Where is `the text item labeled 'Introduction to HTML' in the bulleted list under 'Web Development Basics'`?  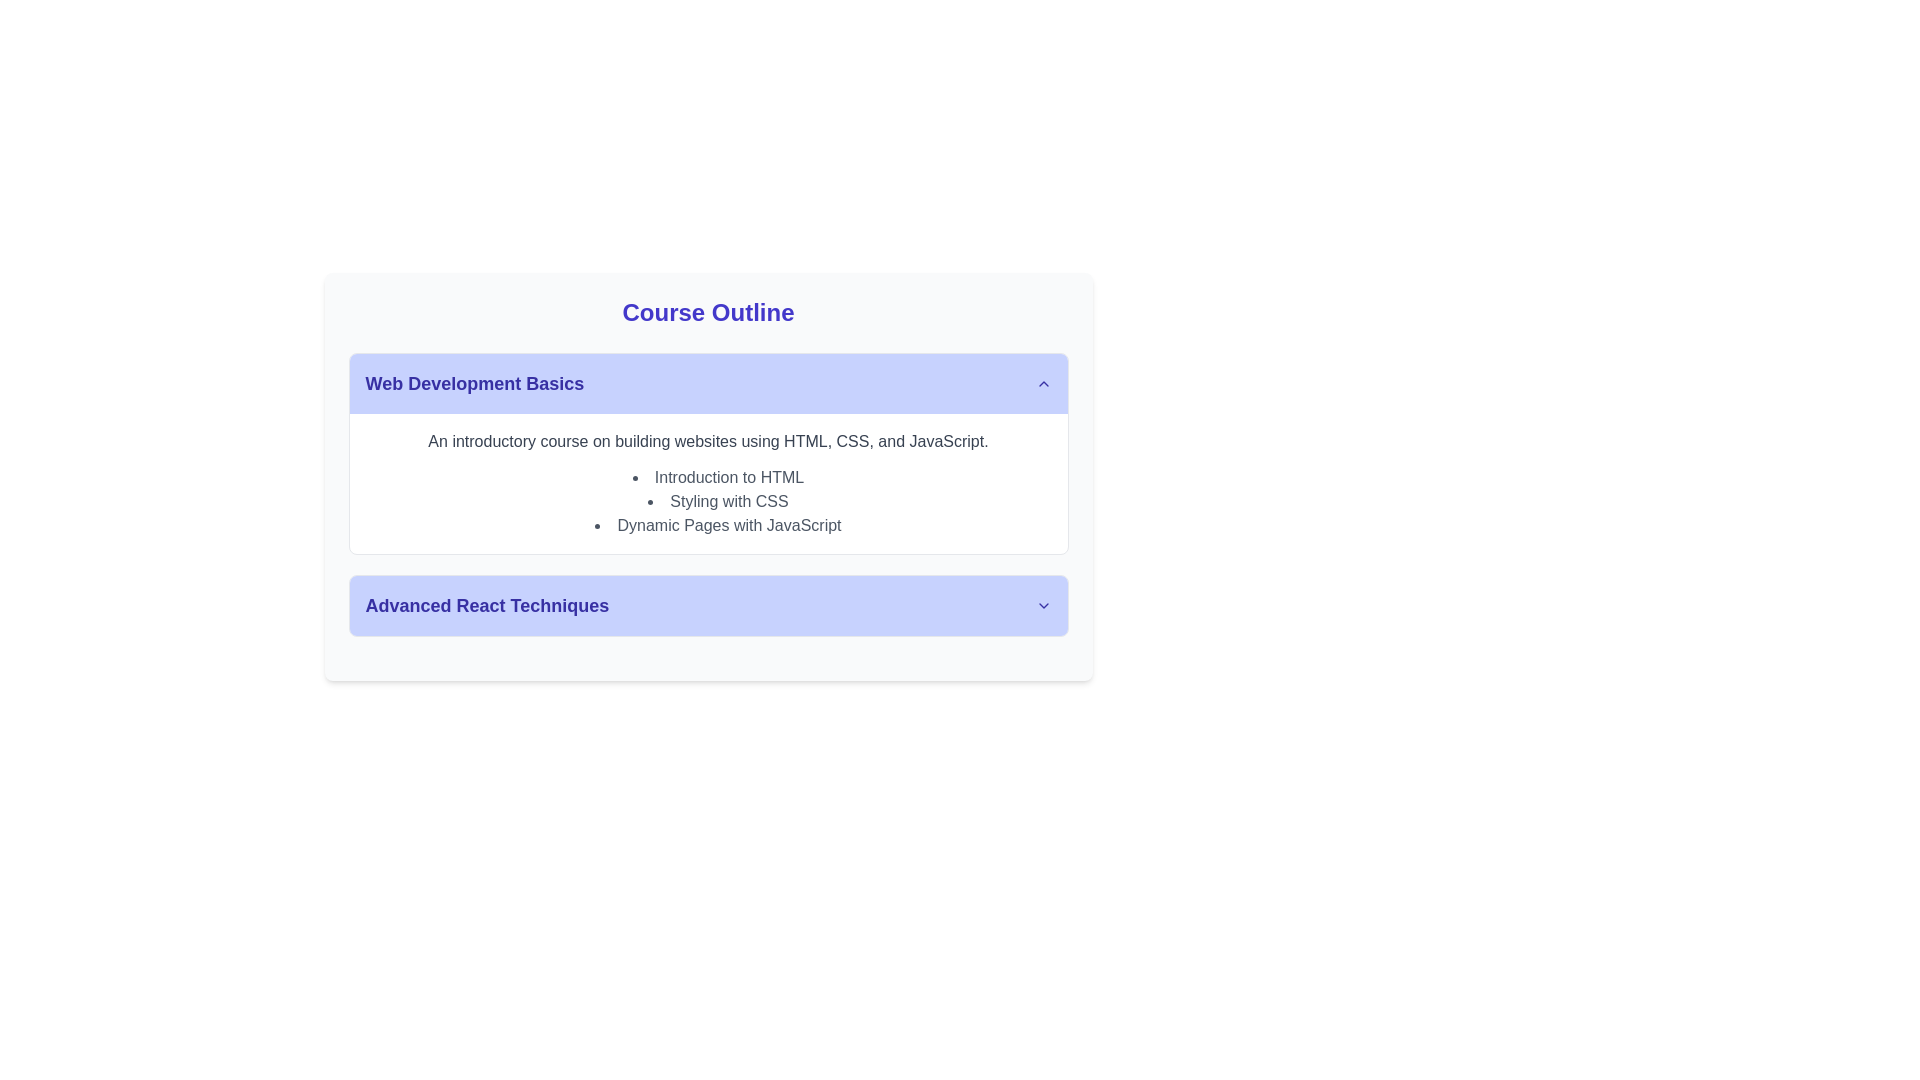
the text item labeled 'Introduction to HTML' in the bulleted list under 'Web Development Basics' is located at coordinates (718, 478).